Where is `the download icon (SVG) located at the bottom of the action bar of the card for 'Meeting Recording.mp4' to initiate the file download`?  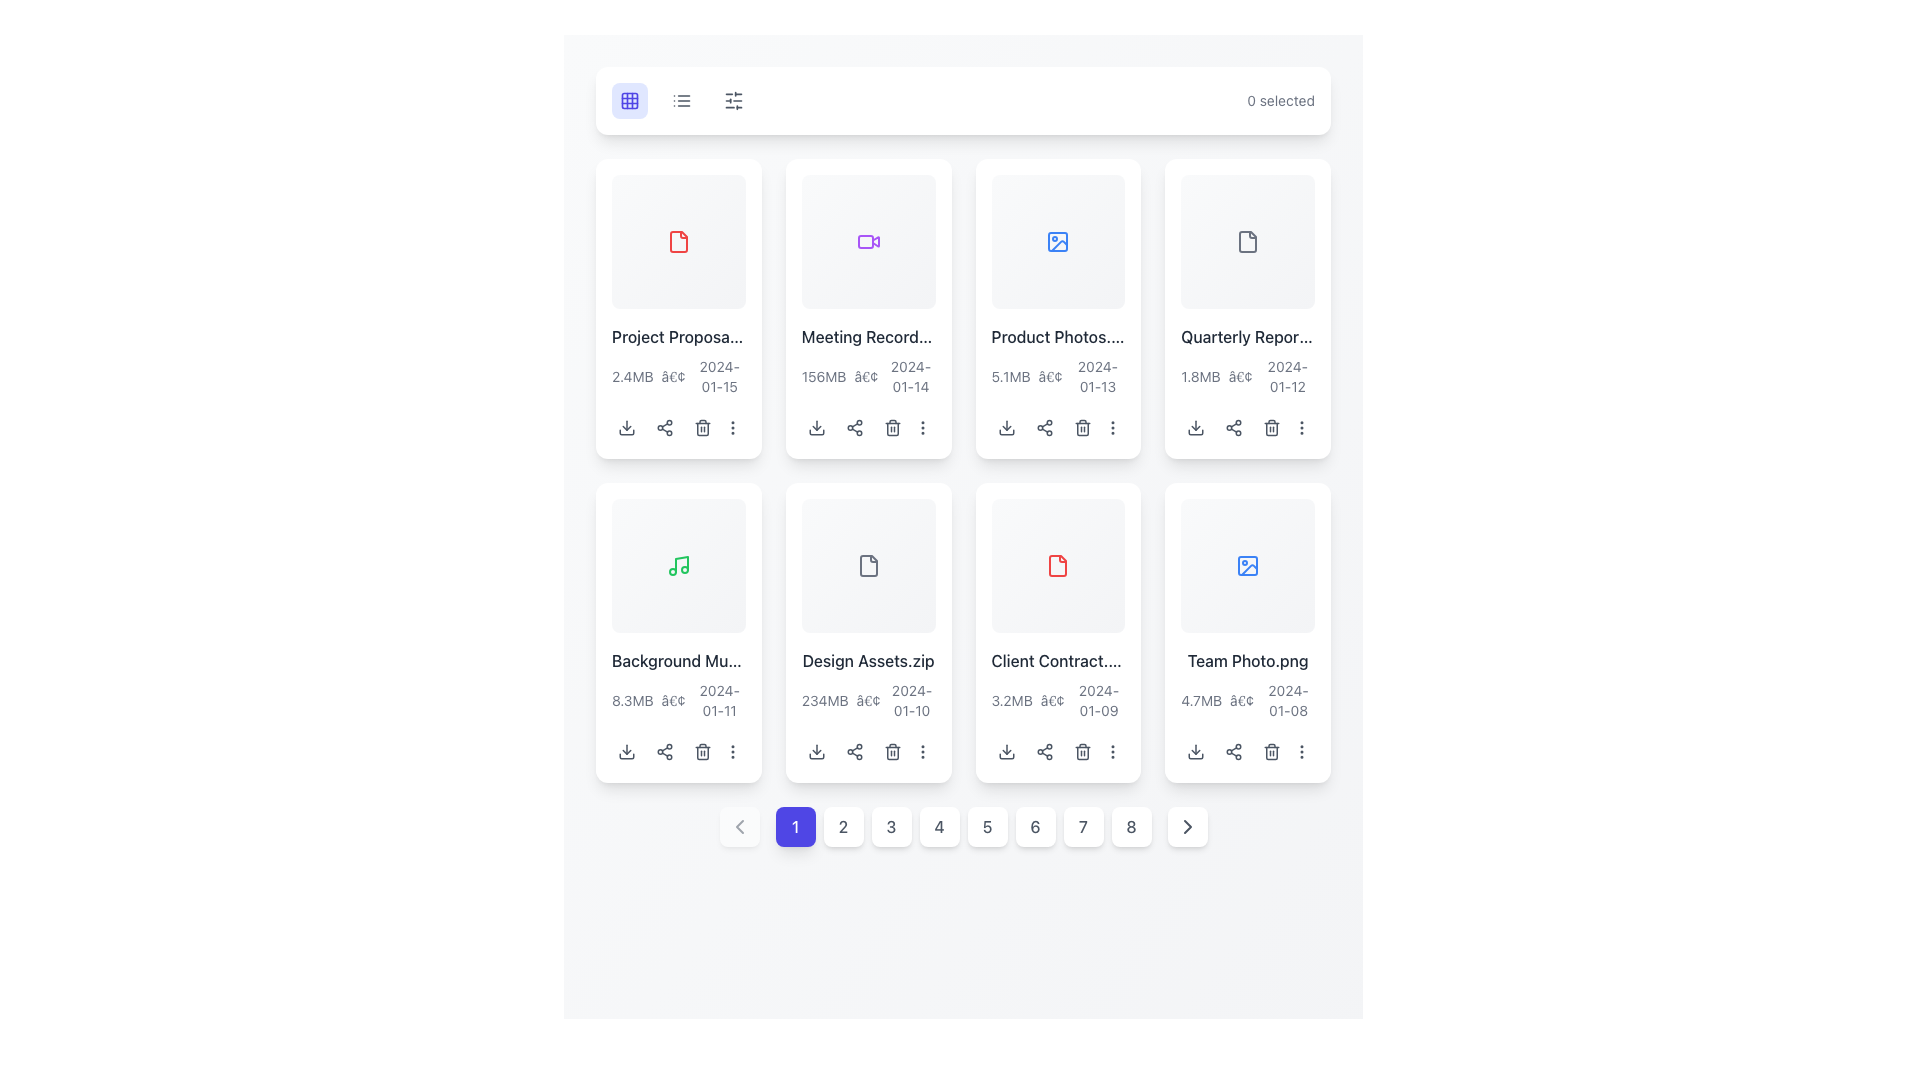 the download icon (SVG) located at the bottom of the action bar of the card for 'Meeting Recording.mp4' to initiate the file download is located at coordinates (816, 426).